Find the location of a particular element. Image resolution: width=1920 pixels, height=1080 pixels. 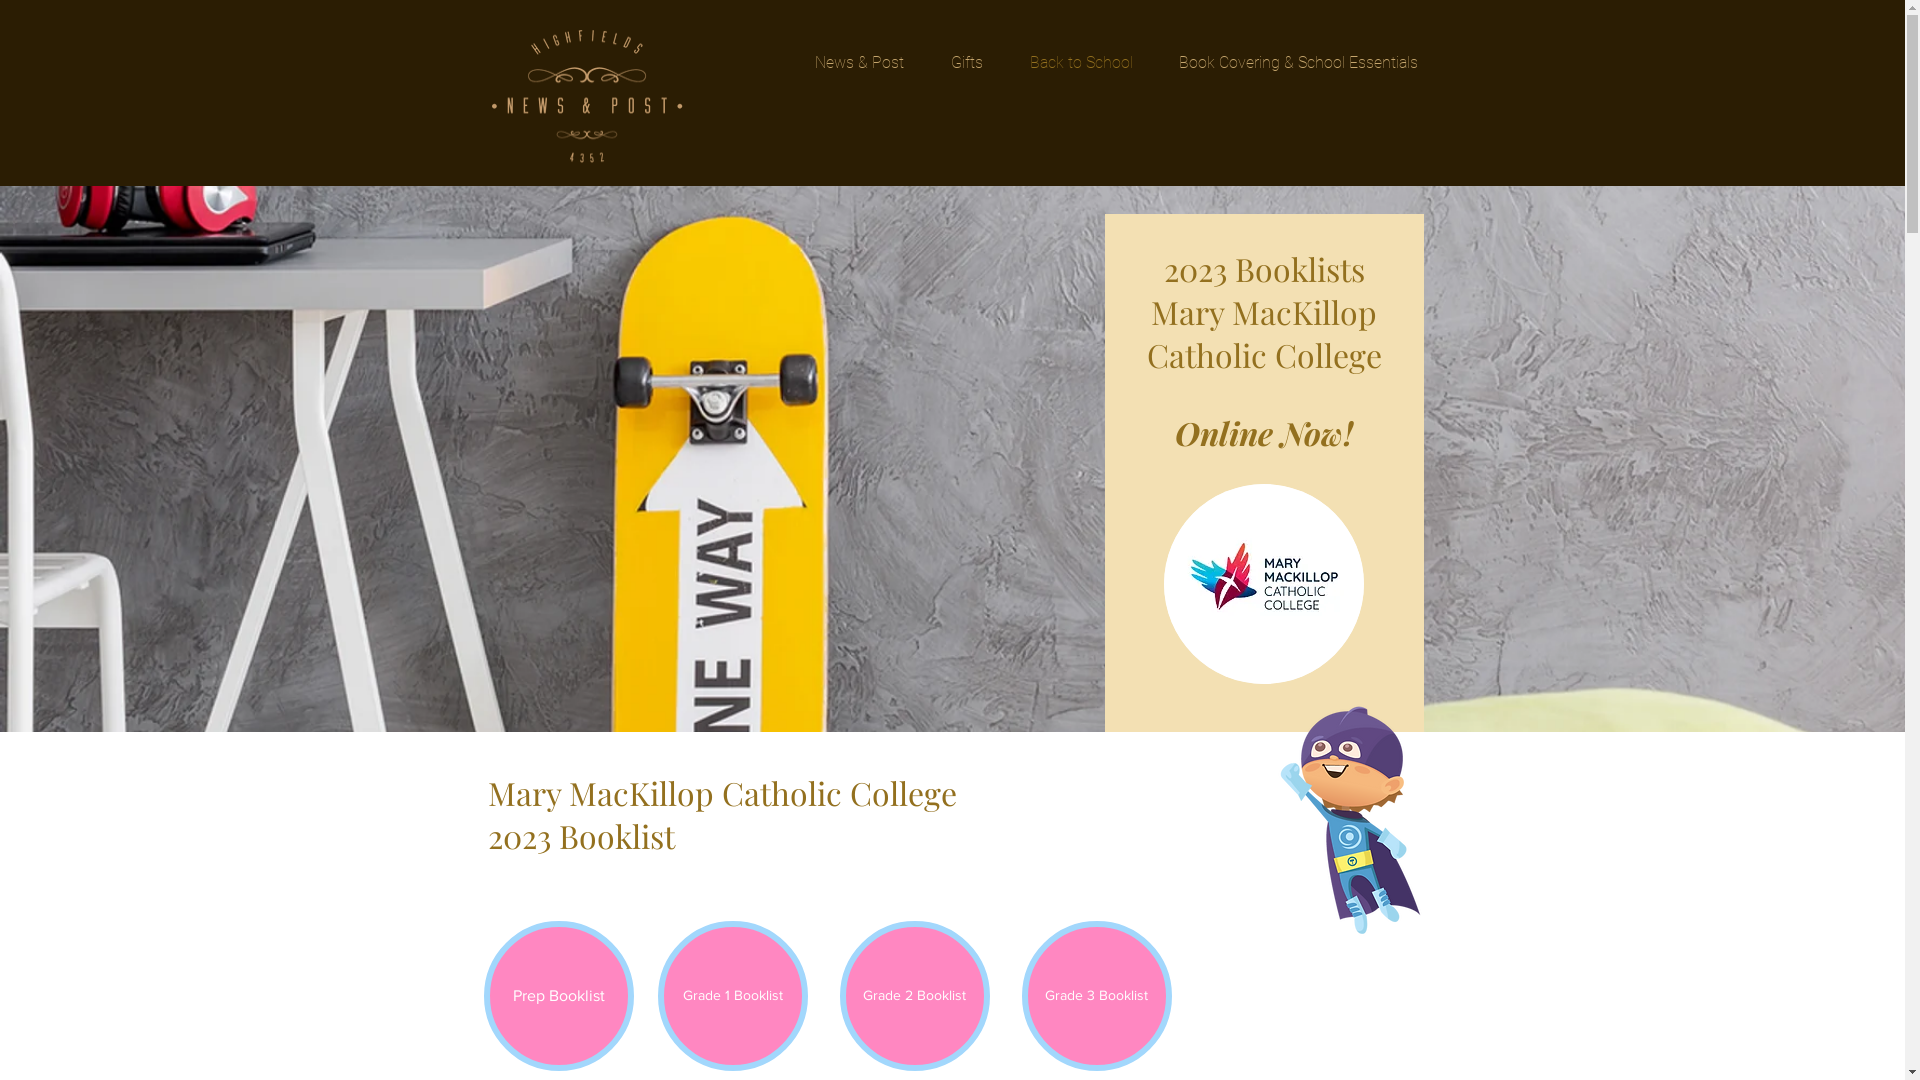

'News & Post' is located at coordinates (859, 61).